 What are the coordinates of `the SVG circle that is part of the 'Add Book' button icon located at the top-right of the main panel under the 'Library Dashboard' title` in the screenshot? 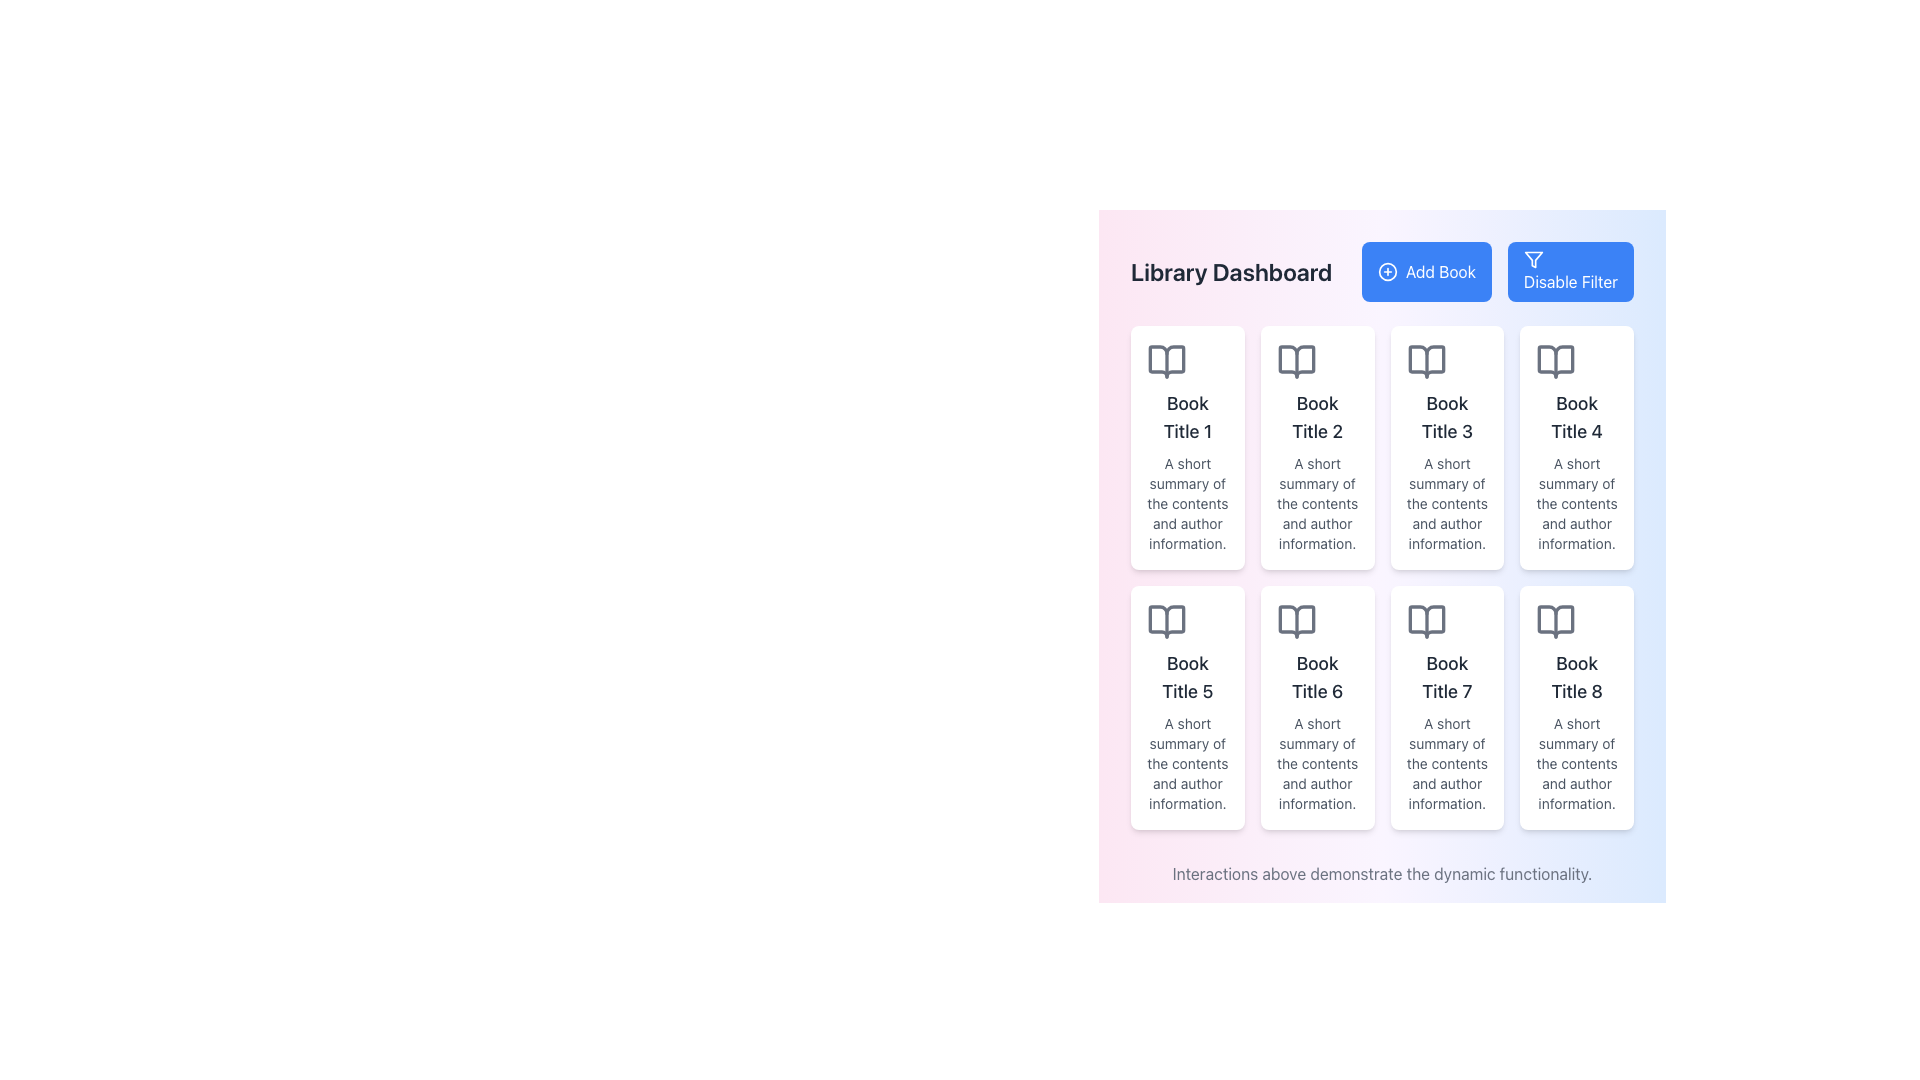 It's located at (1386, 272).